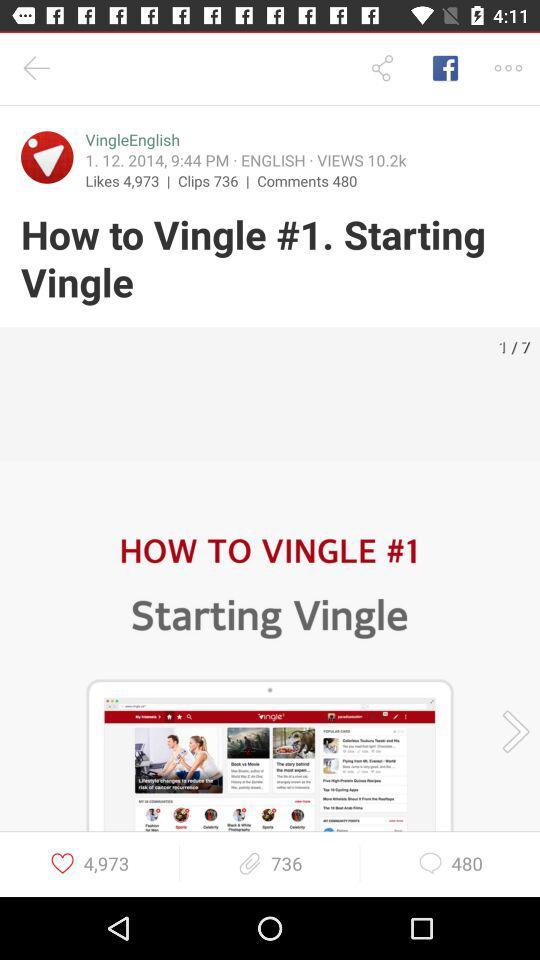 This screenshot has width=540, height=960. I want to click on the share icon, so click(382, 68).